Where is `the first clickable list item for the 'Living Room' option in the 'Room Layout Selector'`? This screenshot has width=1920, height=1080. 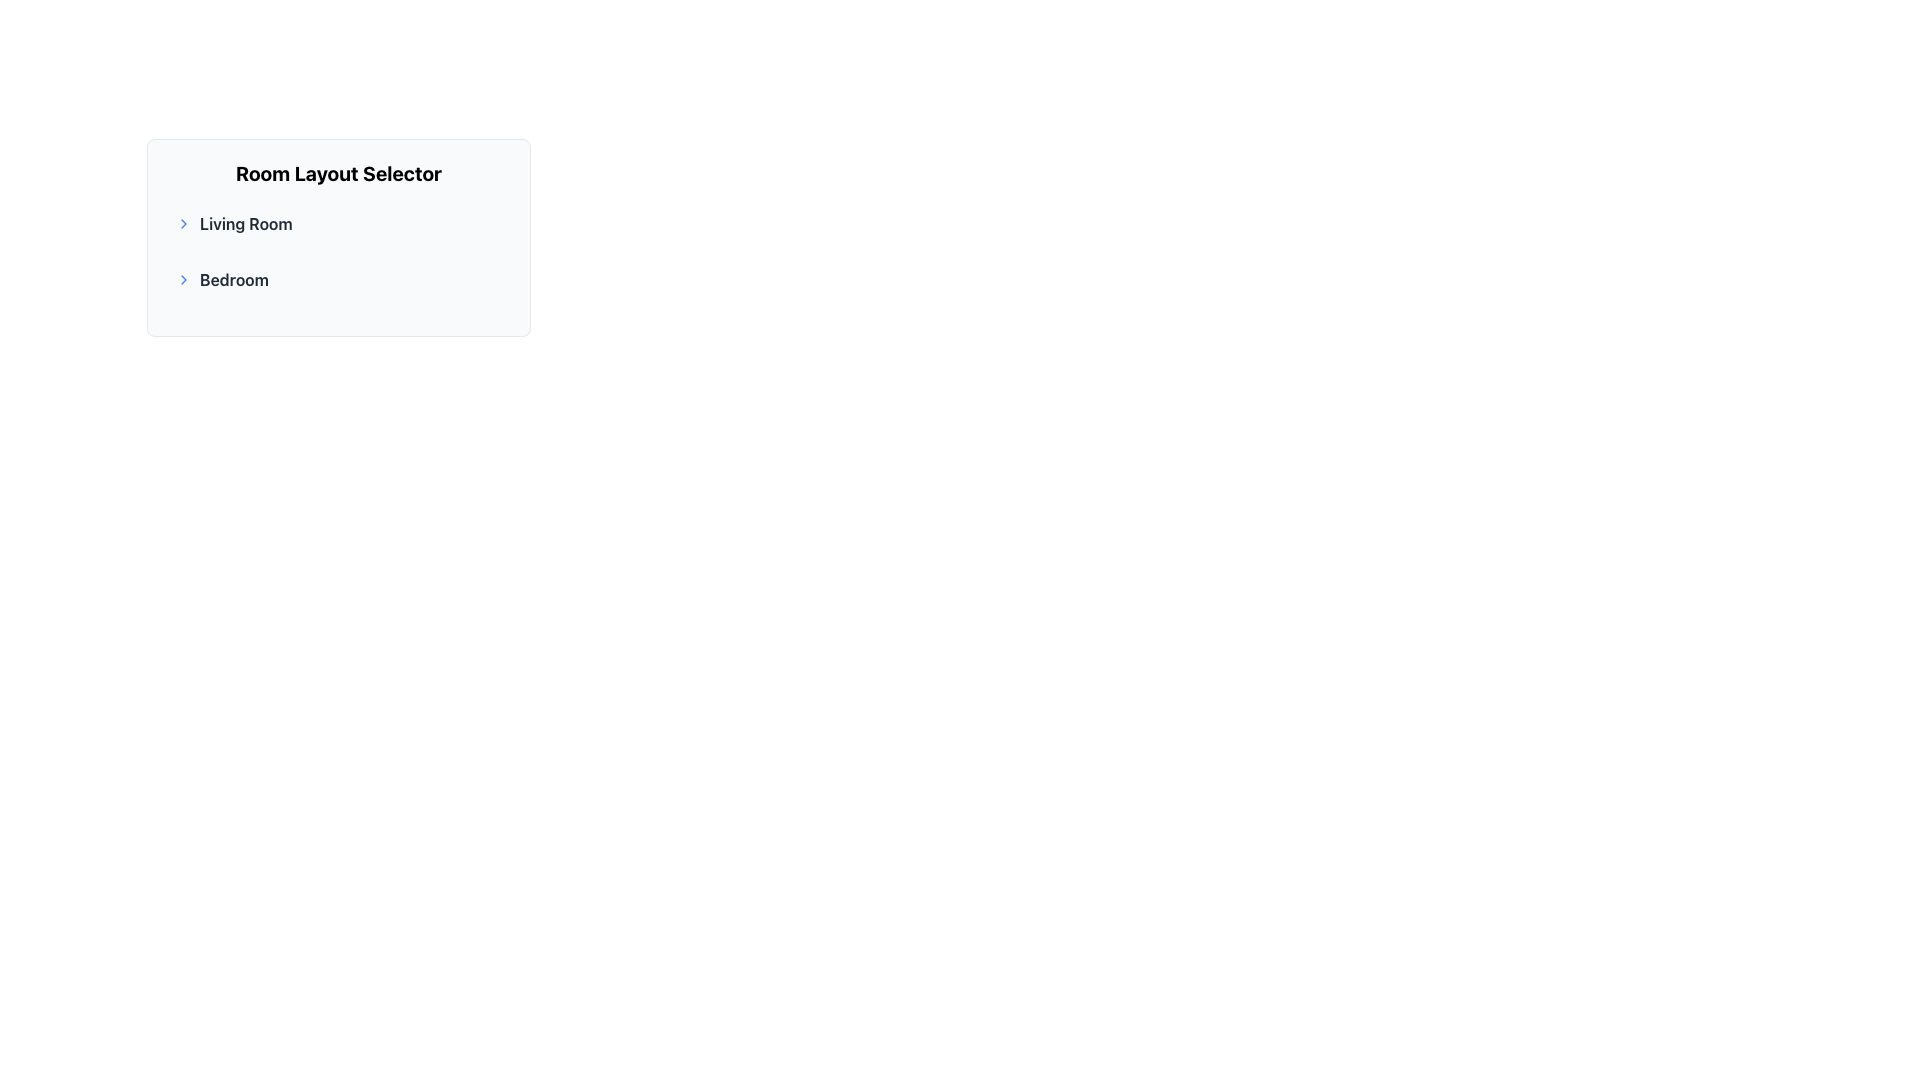
the first clickable list item for the 'Living Room' option in the 'Room Layout Selector' is located at coordinates (339, 223).